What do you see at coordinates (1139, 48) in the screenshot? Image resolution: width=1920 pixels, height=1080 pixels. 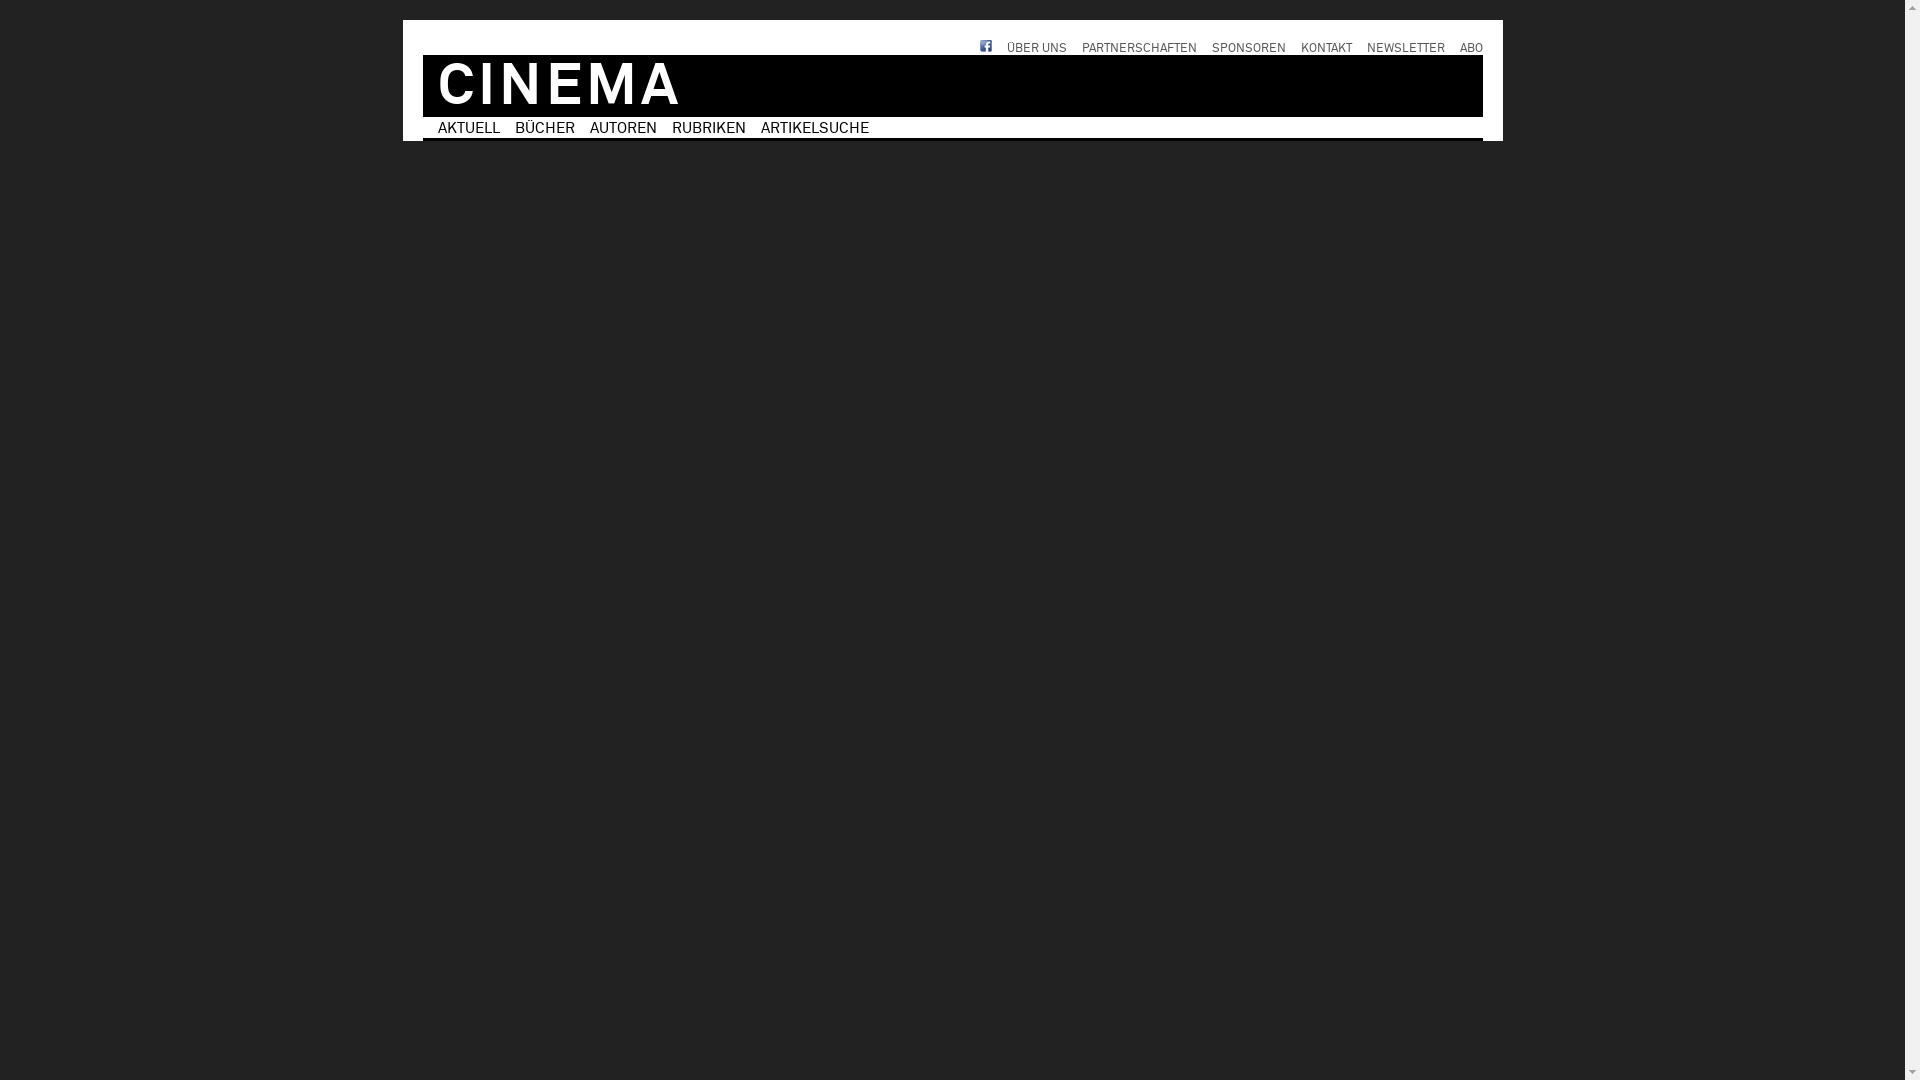 I see `'PARTNERSCHAFTEN'` at bounding box center [1139, 48].